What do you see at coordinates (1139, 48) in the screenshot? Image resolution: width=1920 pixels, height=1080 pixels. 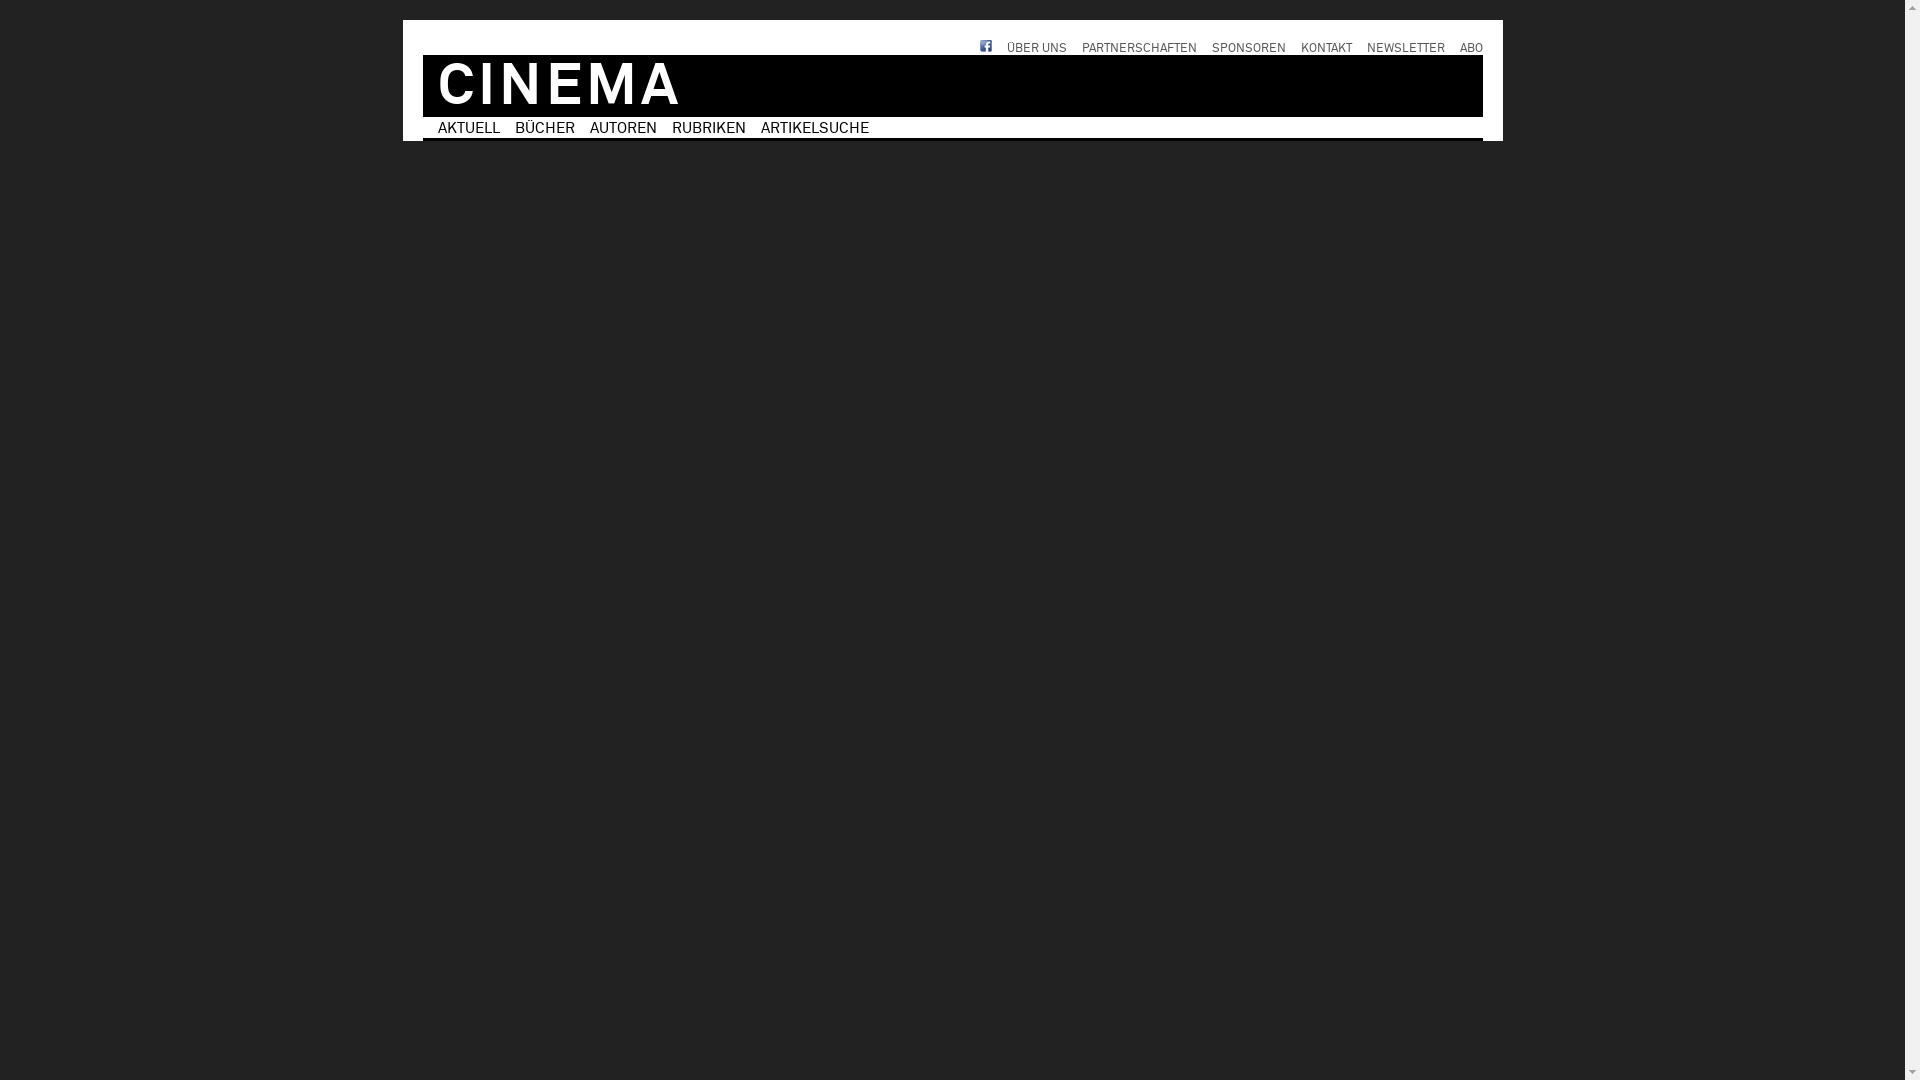 I see `'PARTNERSCHAFTEN'` at bounding box center [1139, 48].